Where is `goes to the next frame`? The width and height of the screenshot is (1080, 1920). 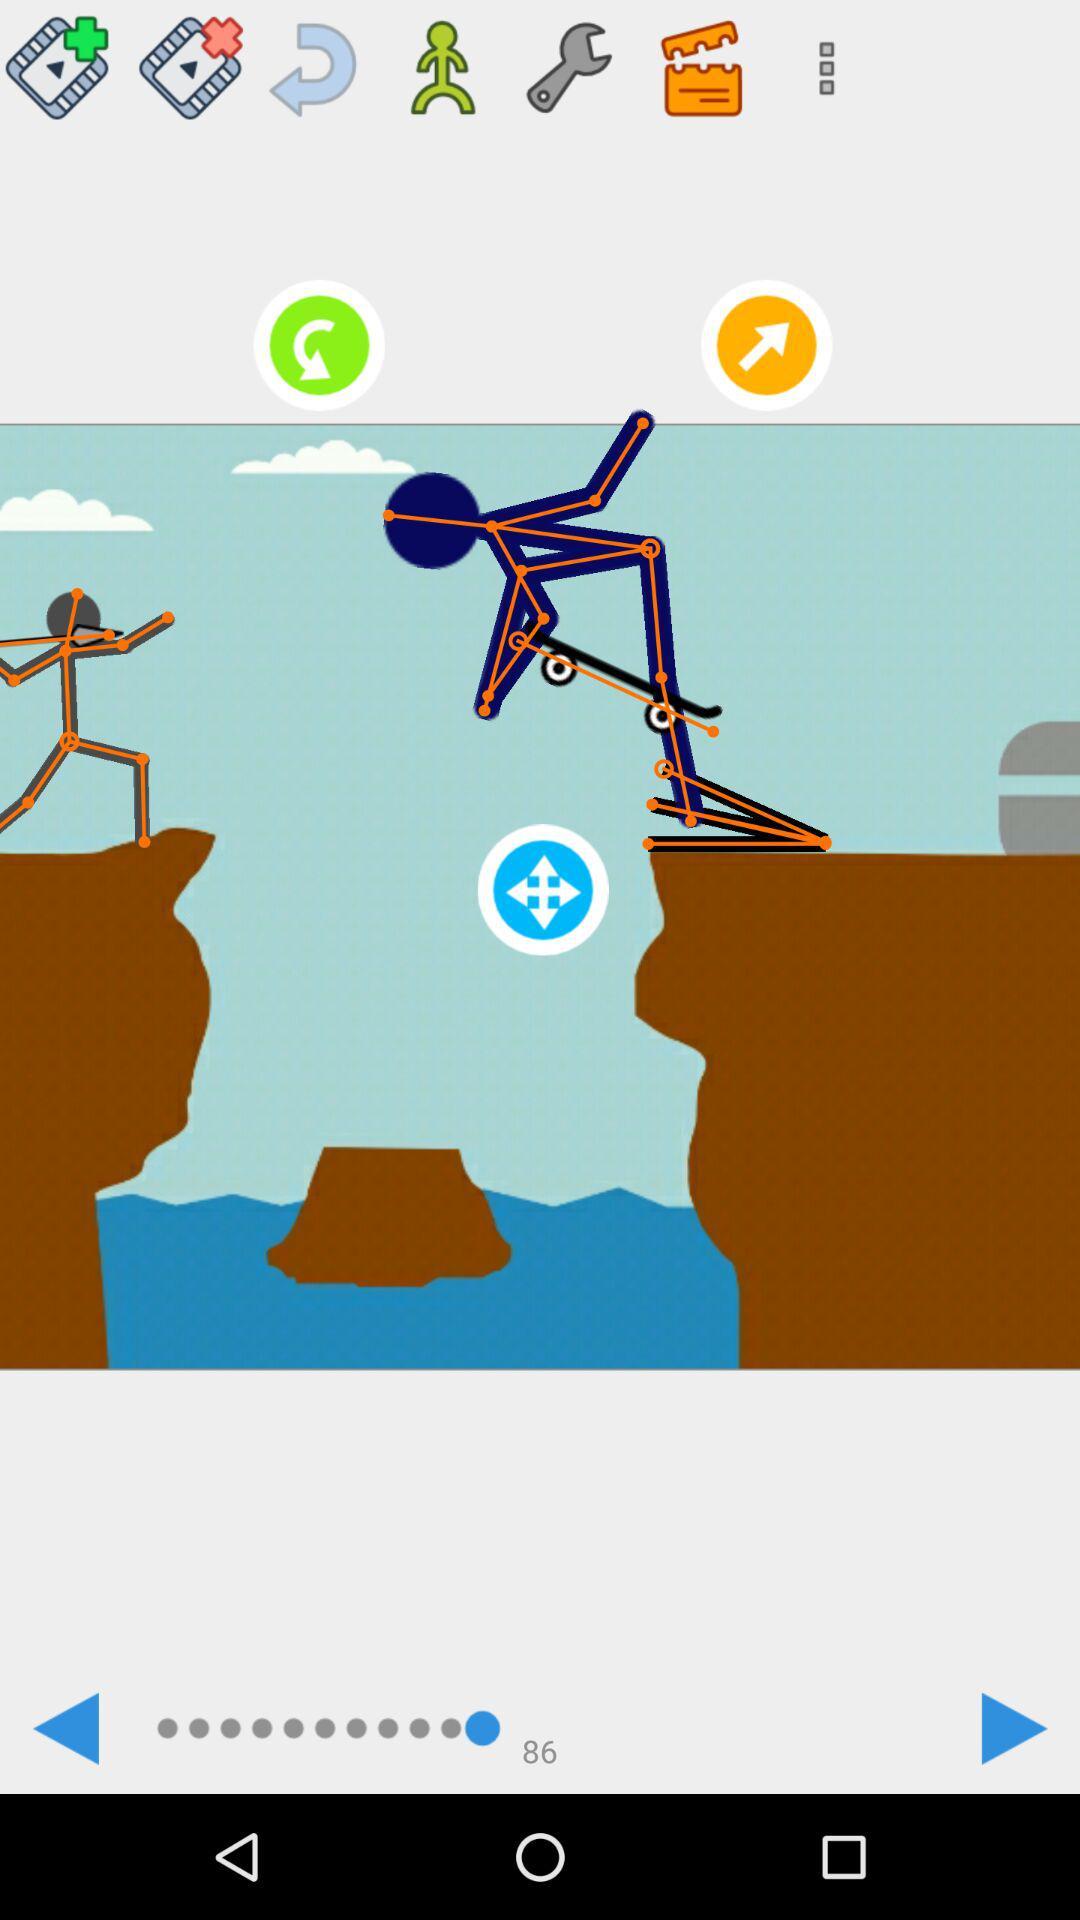 goes to the next frame is located at coordinates (1014, 1727).